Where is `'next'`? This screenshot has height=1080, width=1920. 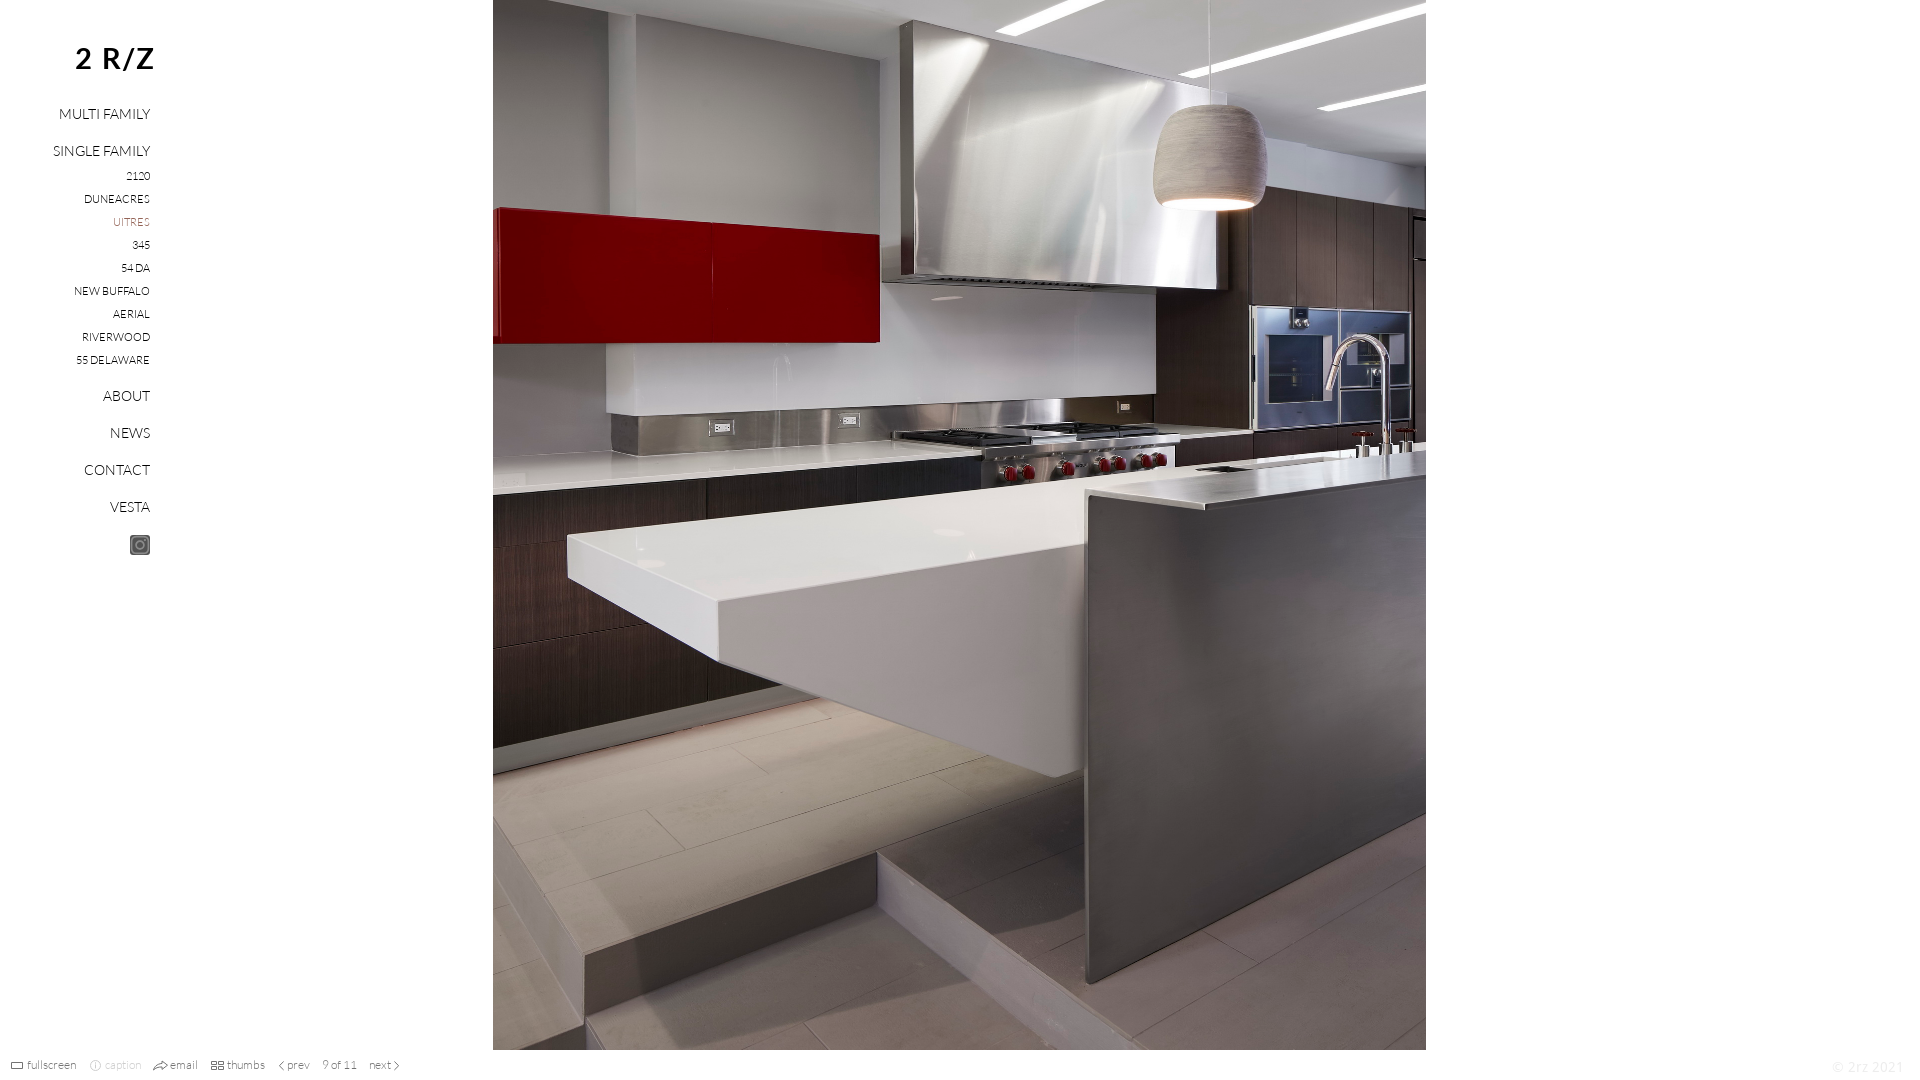
'next' is located at coordinates (379, 1062).